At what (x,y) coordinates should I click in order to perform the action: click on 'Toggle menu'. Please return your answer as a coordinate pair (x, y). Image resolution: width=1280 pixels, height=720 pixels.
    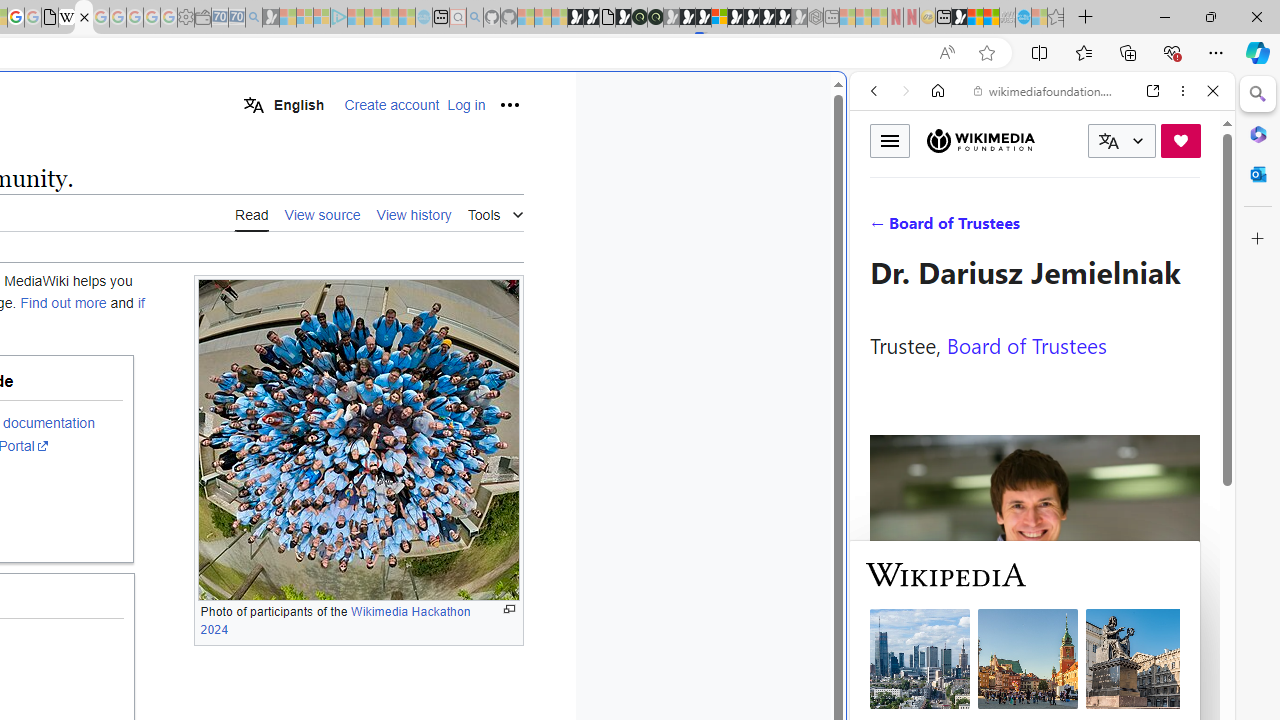
    Looking at the image, I should click on (889, 139).